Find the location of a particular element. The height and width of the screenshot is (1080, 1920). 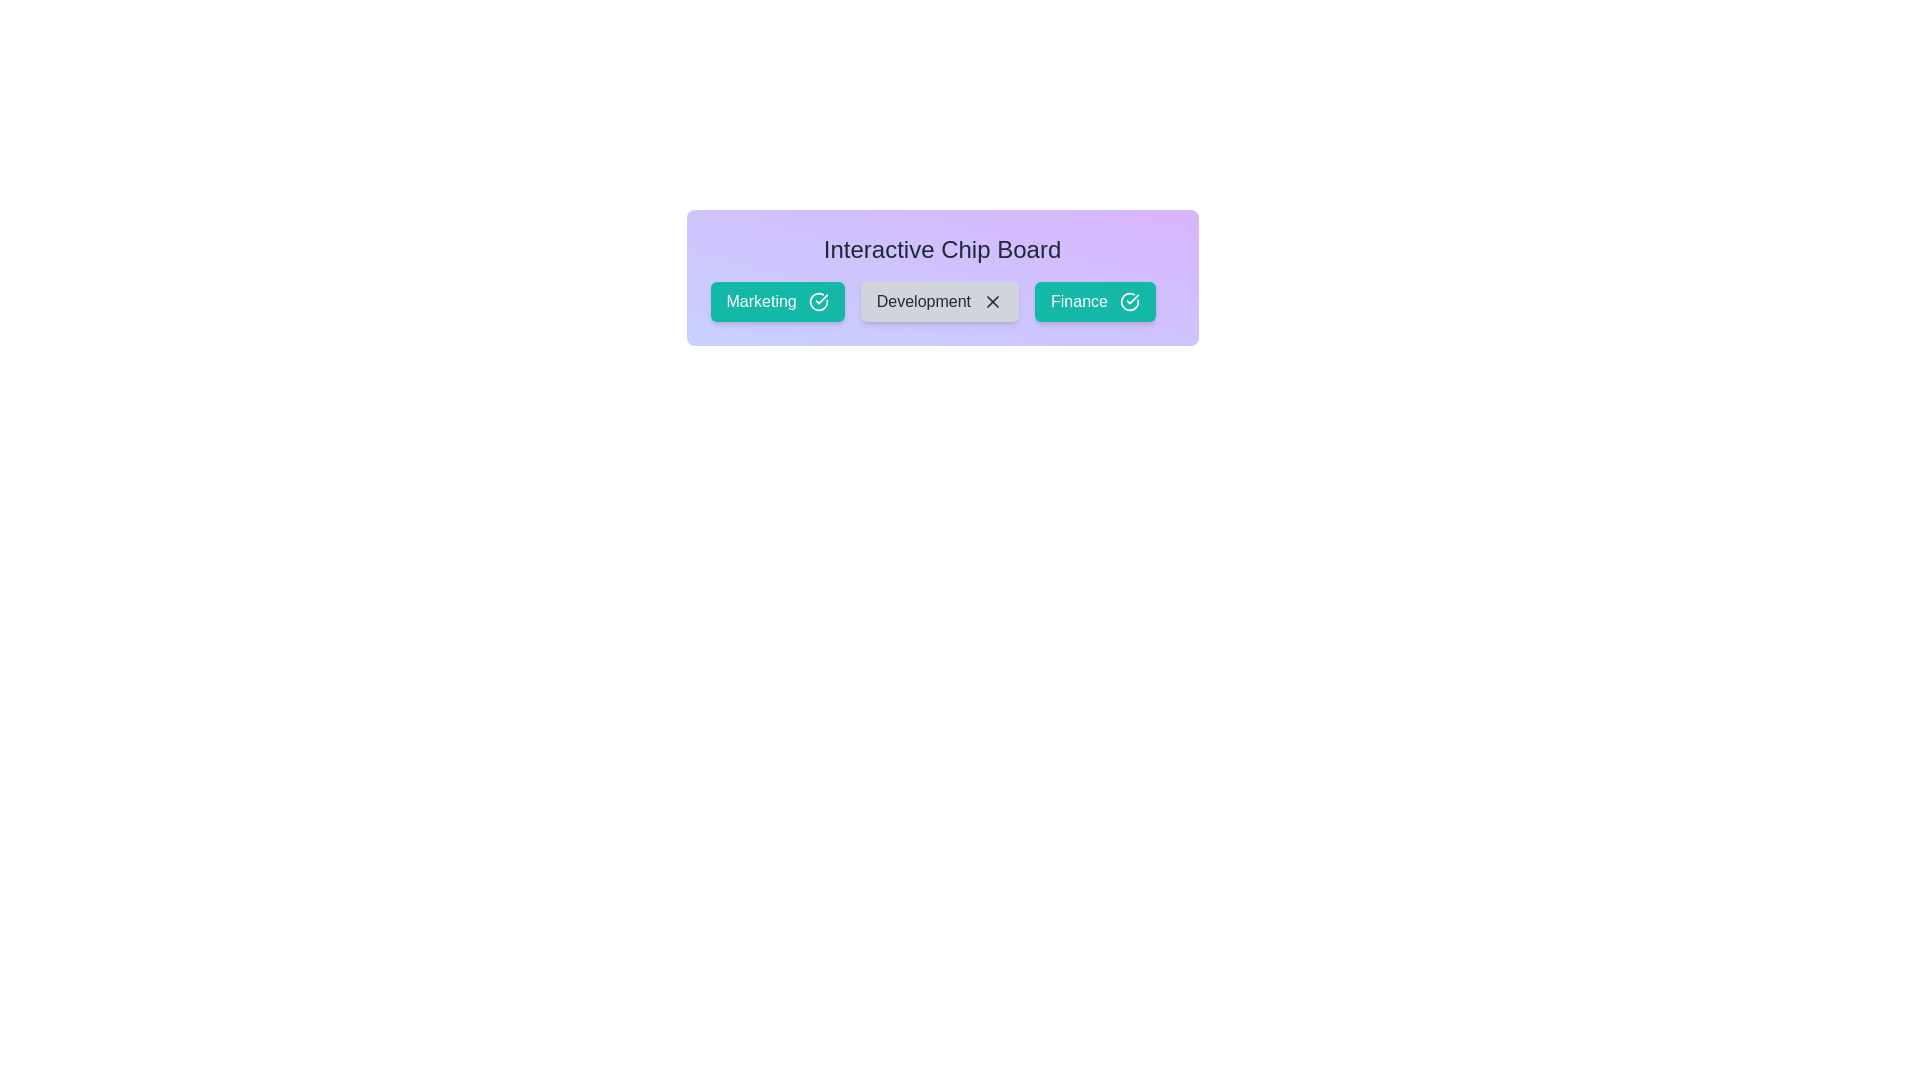

the chip labeled Development is located at coordinates (938, 301).